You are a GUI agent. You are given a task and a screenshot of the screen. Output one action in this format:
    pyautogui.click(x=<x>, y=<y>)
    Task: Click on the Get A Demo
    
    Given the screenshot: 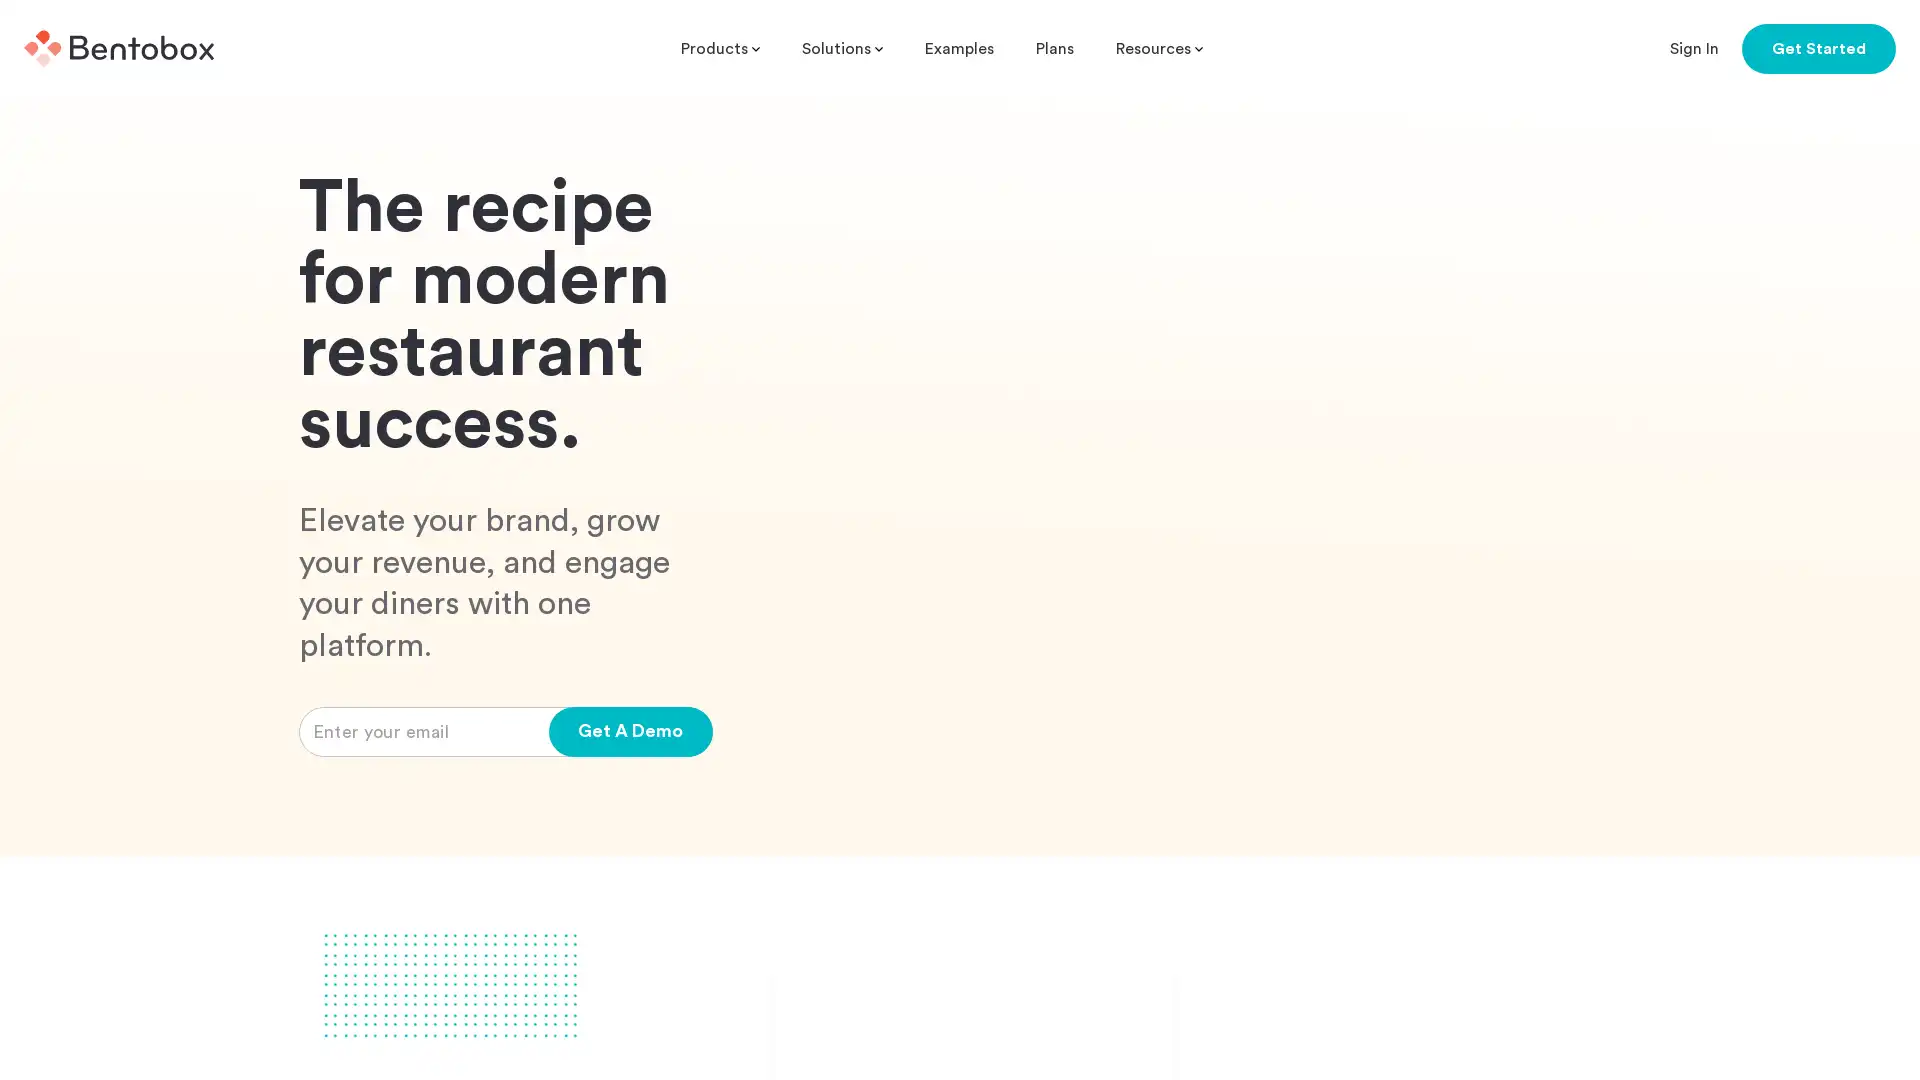 What is the action you would take?
    pyautogui.click(x=629, y=872)
    